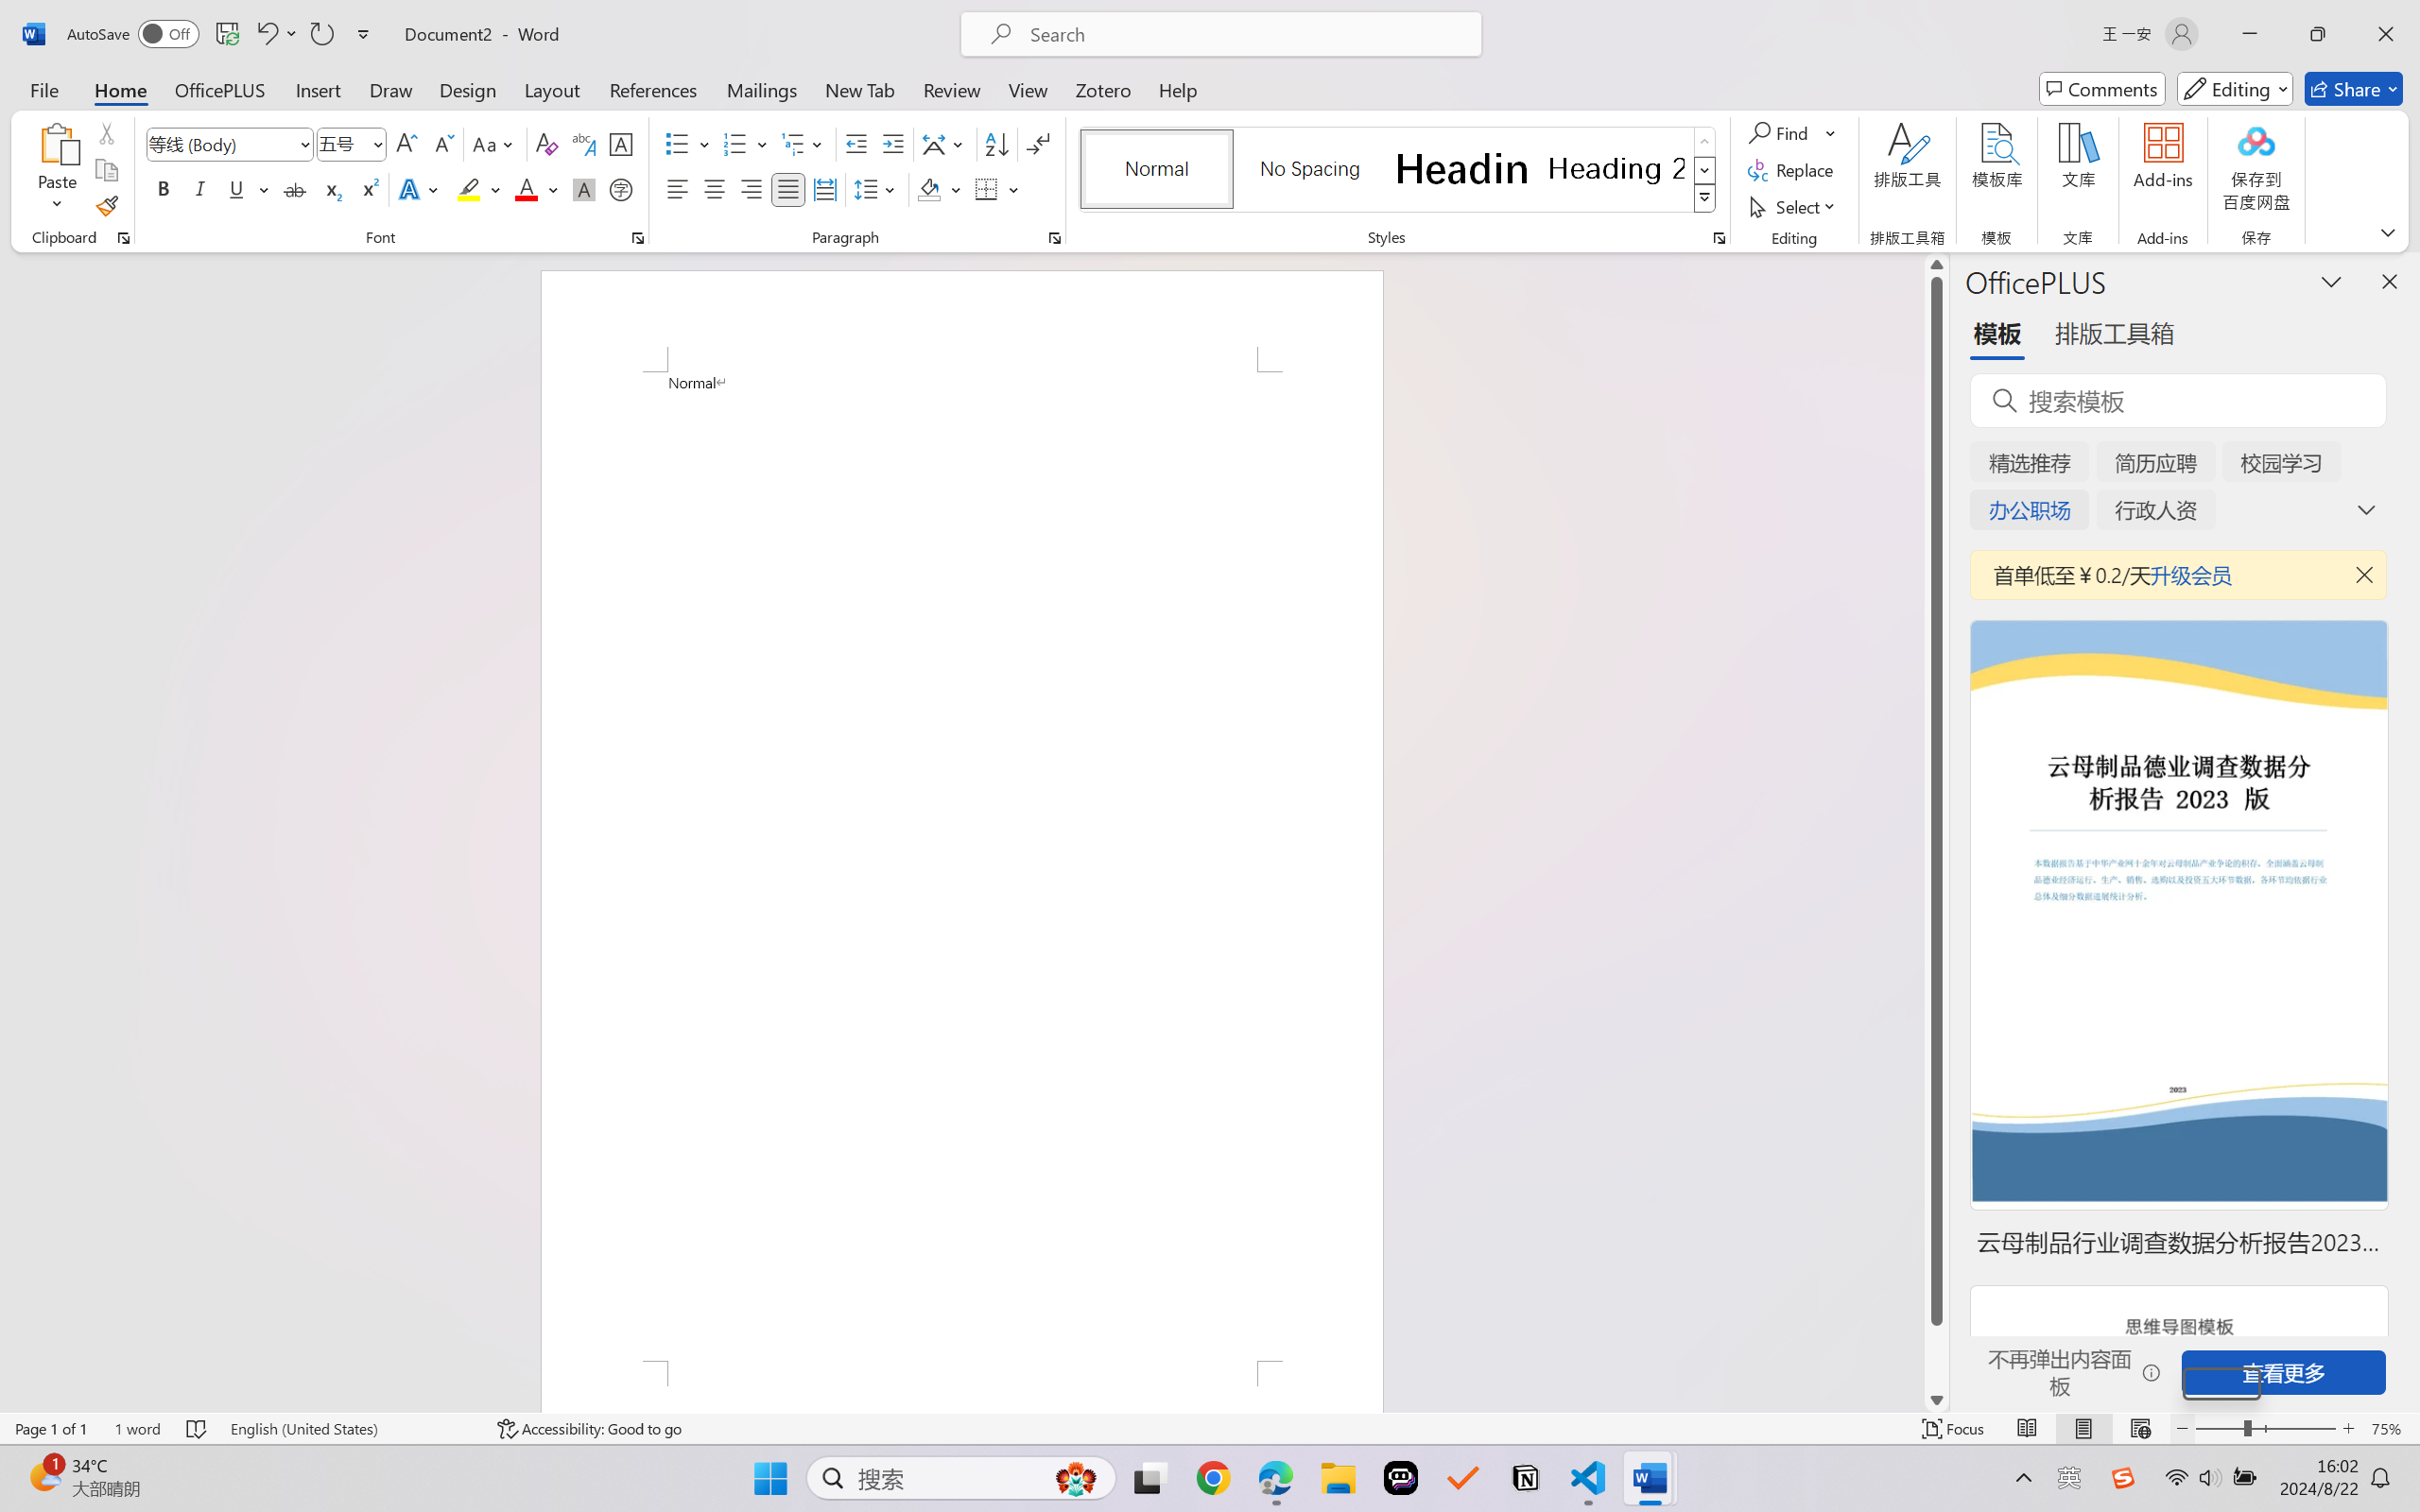 The width and height of the screenshot is (2420, 1512). Describe the element at coordinates (351, 144) in the screenshot. I see `'Font Size'` at that location.